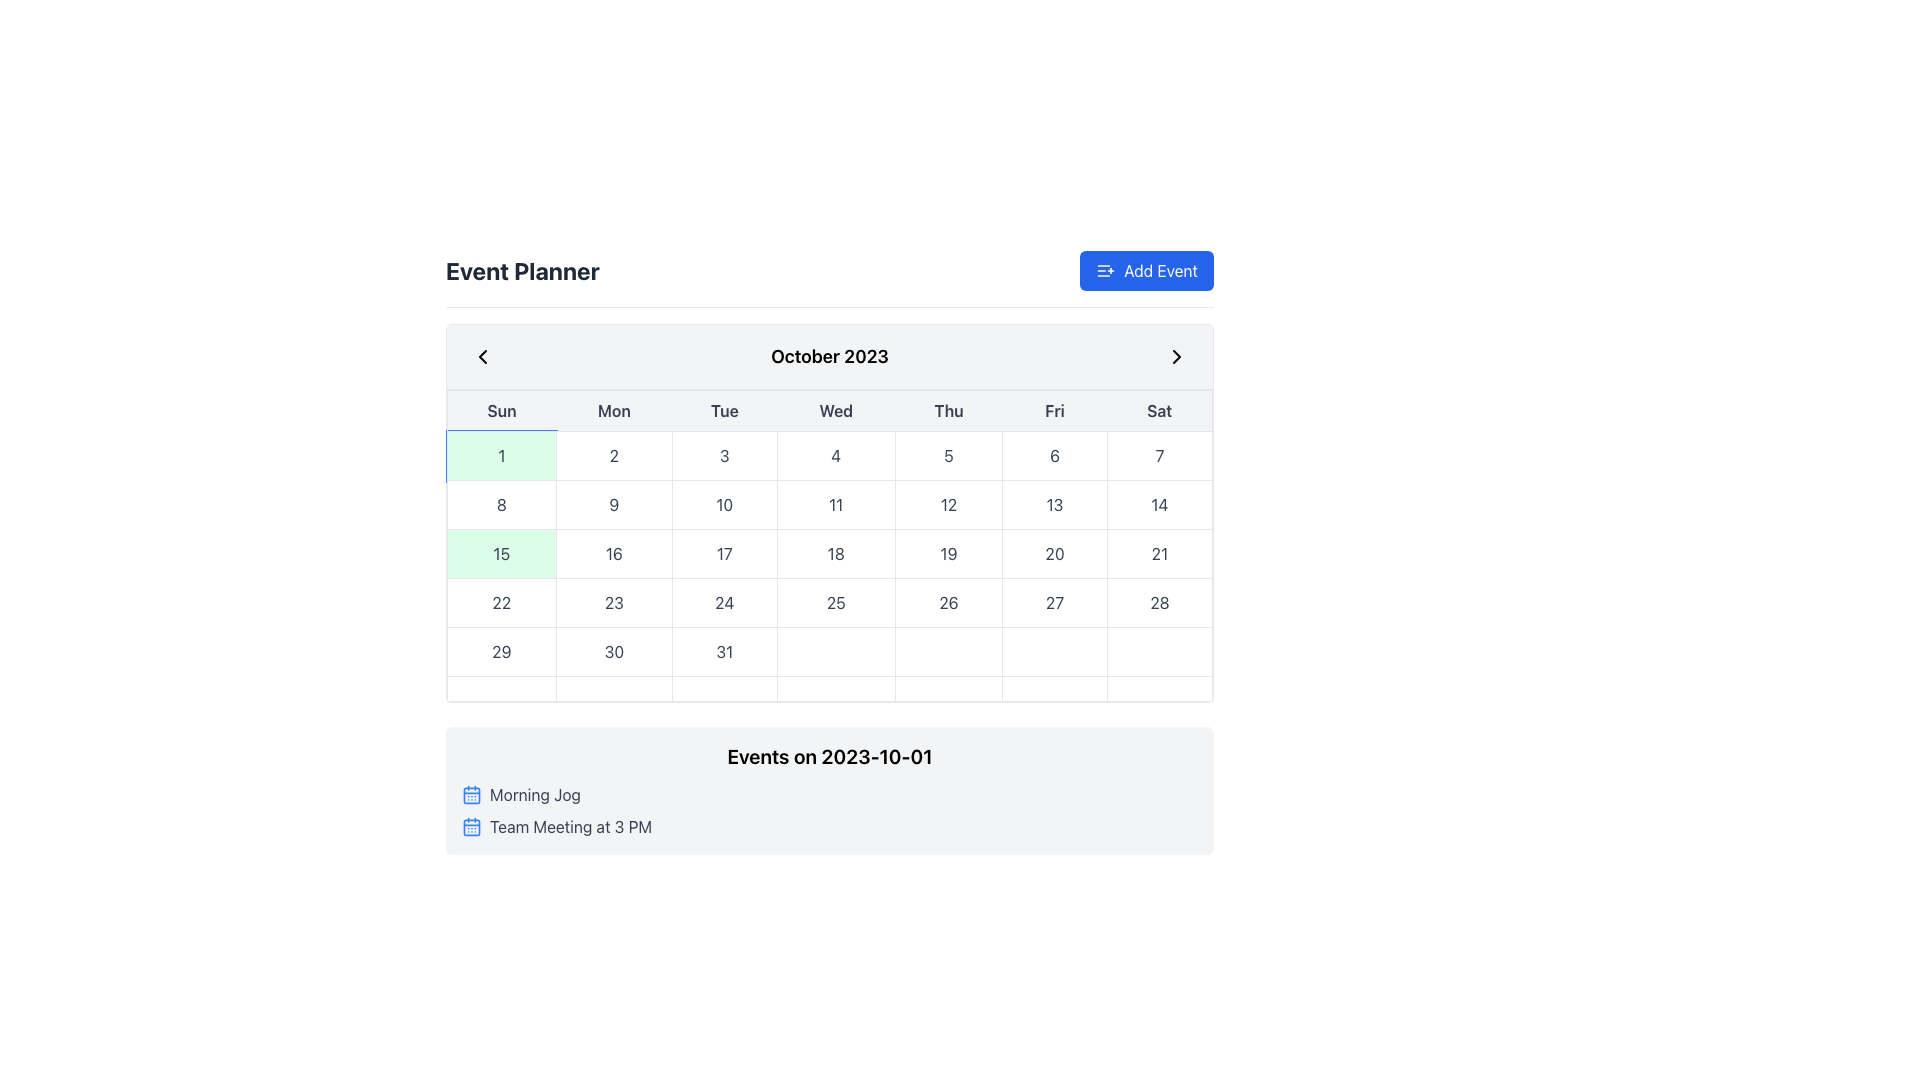 This screenshot has width=1920, height=1080. What do you see at coordinates (1054, 601) in the screenshot?
I see `the date cell representing '27' in the calendar interface under 'Friday' of the last week of October 2023` at bounding box center [1054, 601].